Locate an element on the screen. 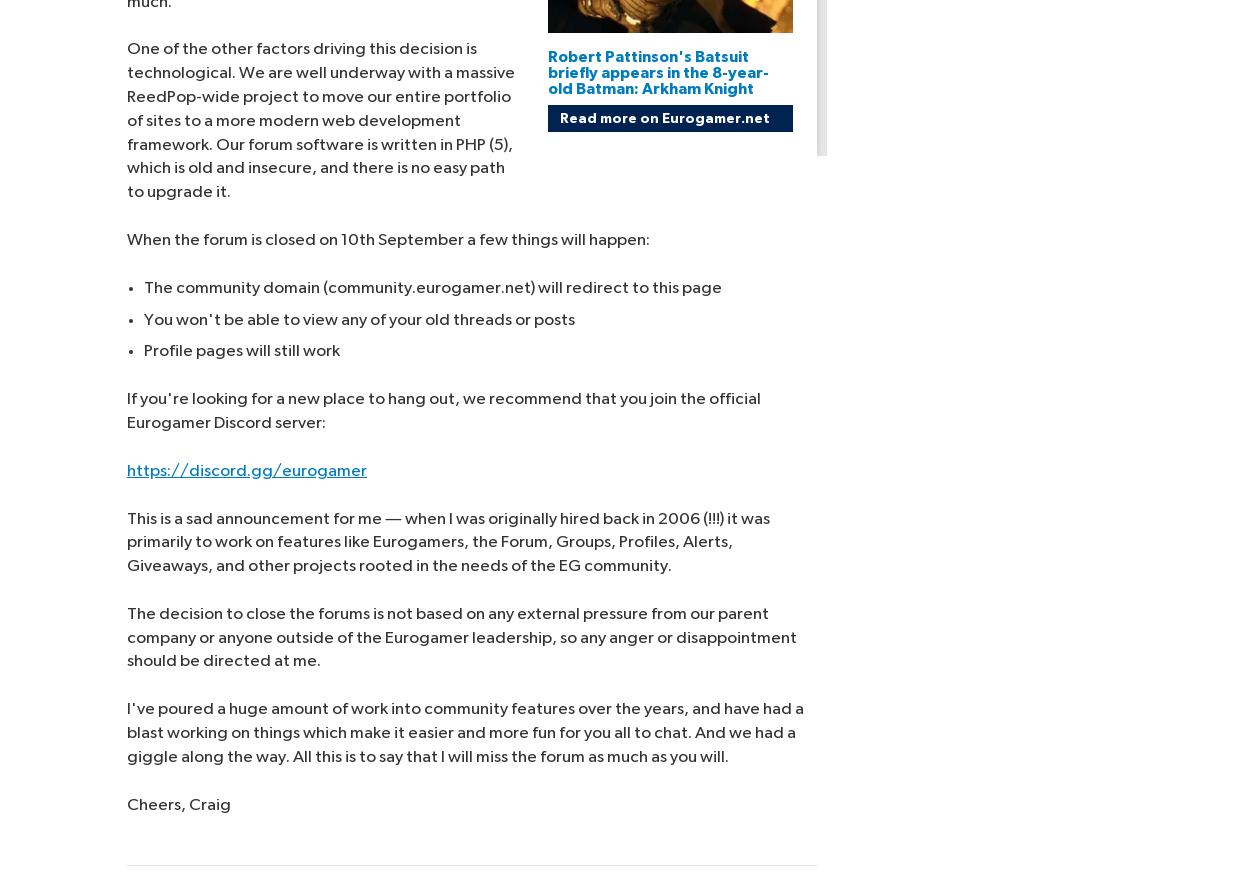 Image resolution: width=1260 pixels, height=884 pixels. 'Your Privacy Choices' is located at coordinates (644, 189).